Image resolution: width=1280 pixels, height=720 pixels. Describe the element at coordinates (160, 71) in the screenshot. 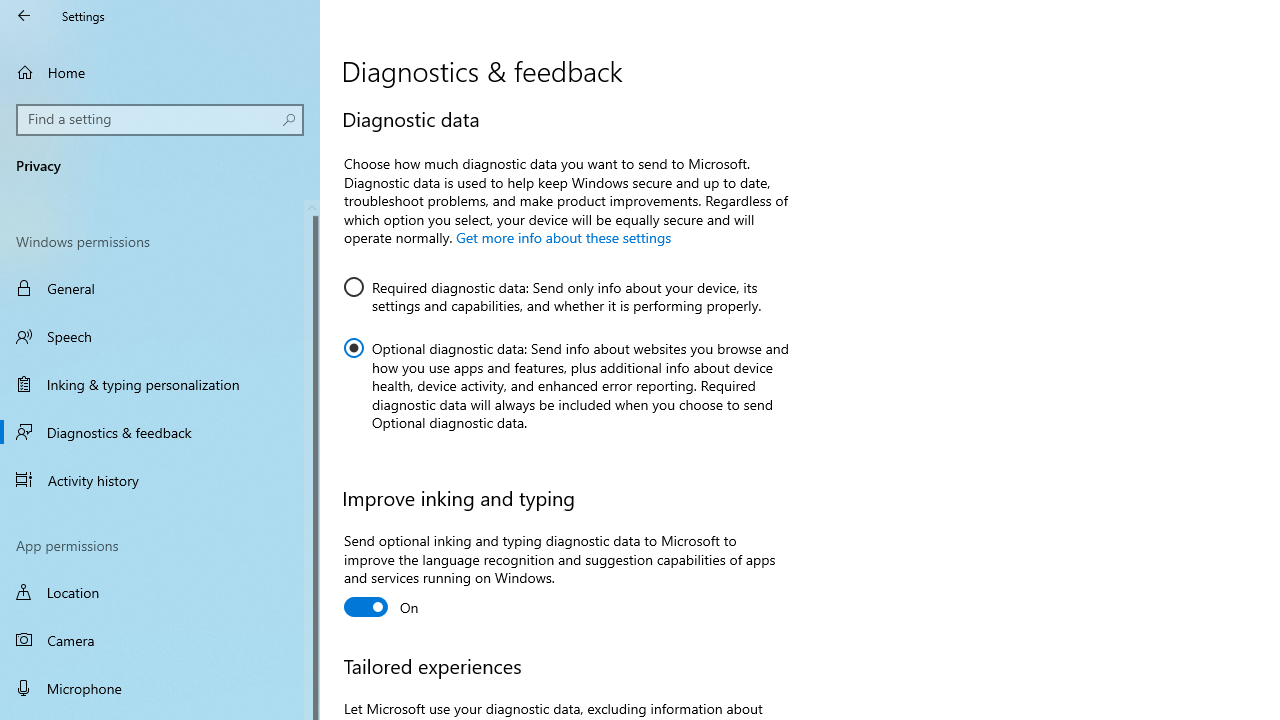

I see `'Home'` at that location.